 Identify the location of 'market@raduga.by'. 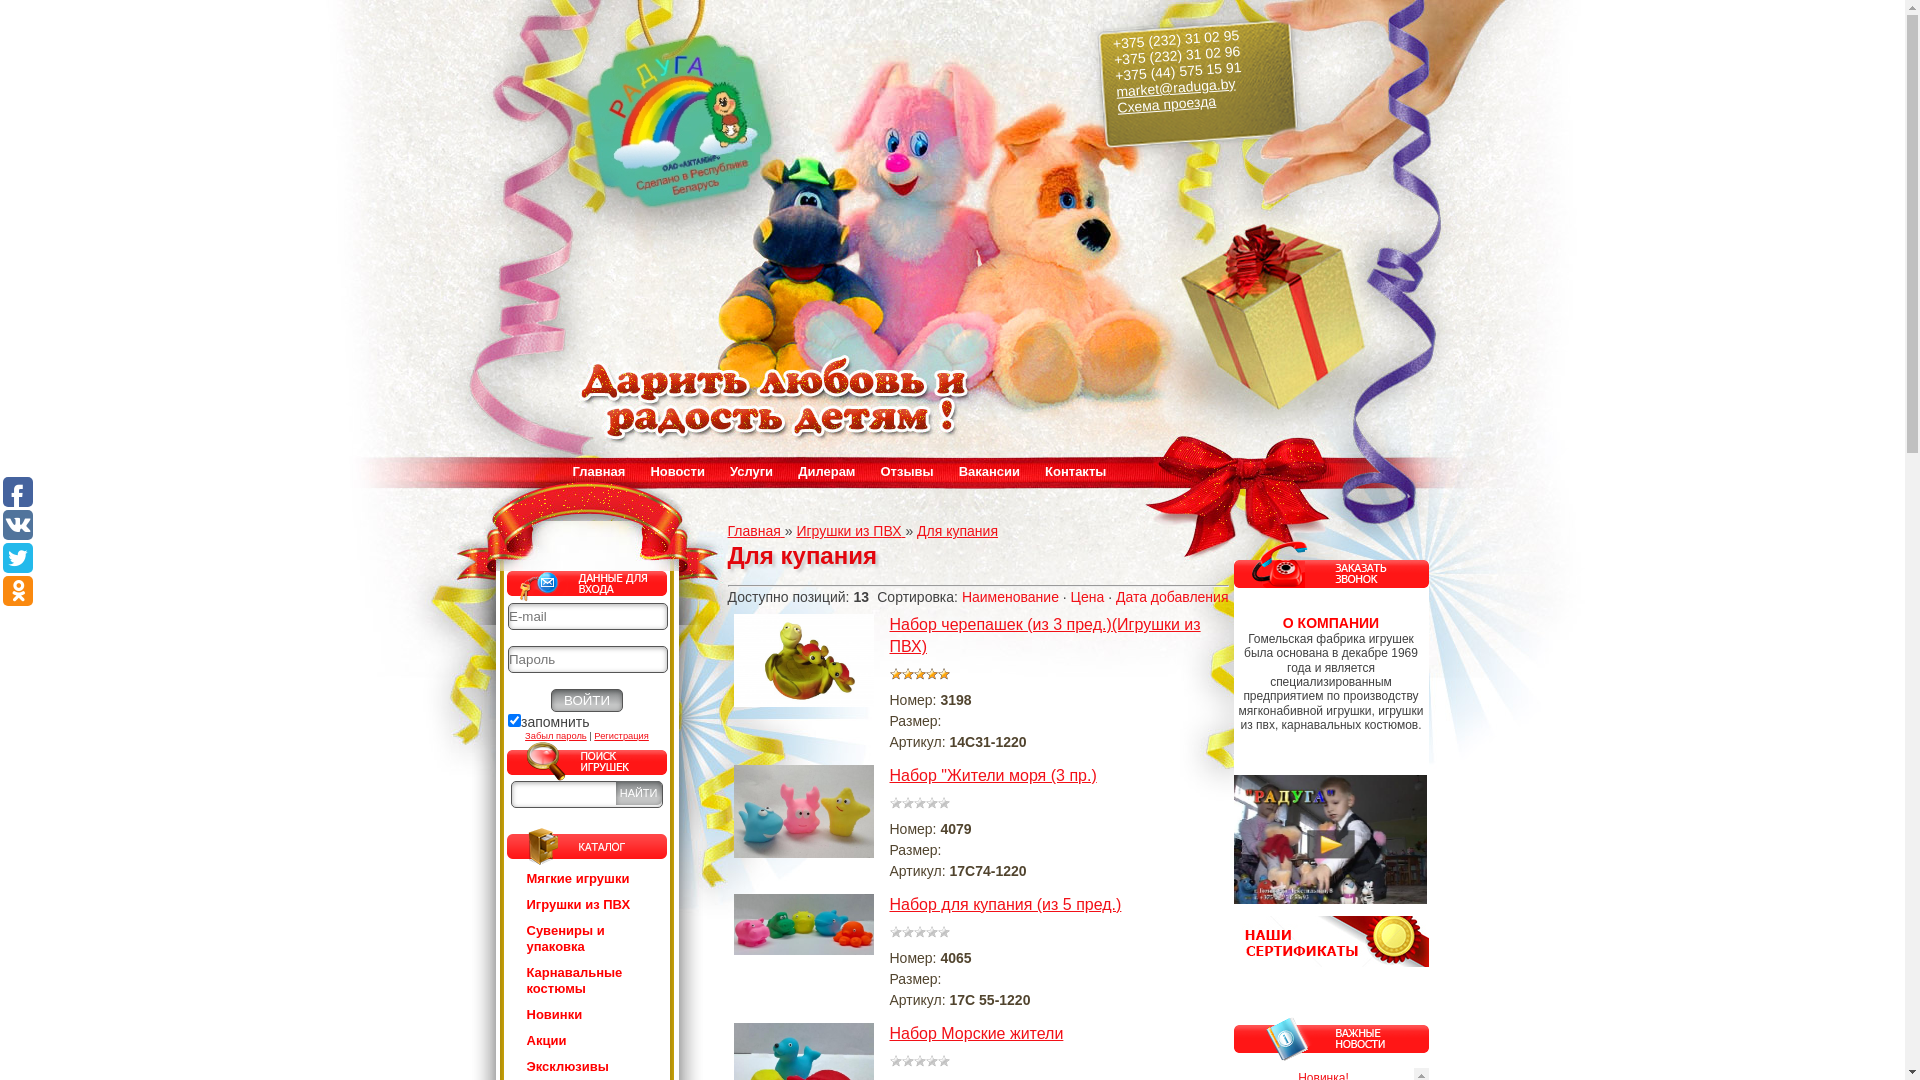
(1174, 82).